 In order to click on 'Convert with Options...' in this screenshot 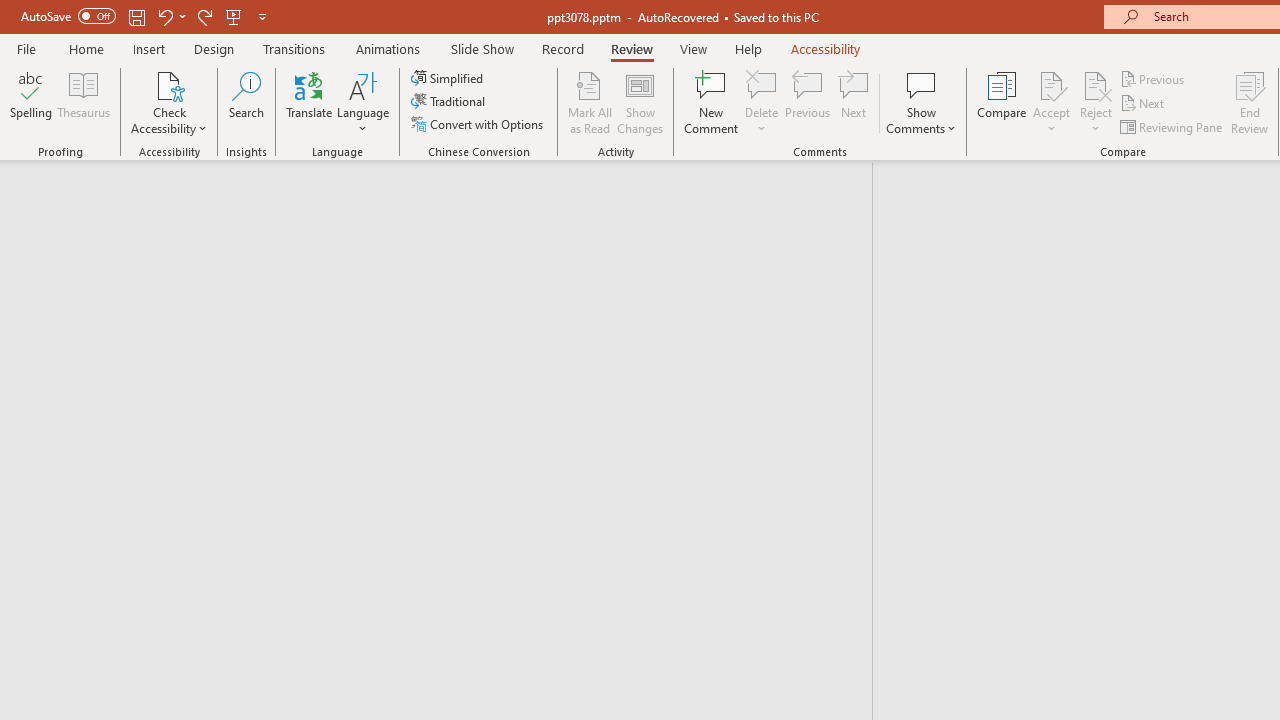, I will do `click(478, 124)`.